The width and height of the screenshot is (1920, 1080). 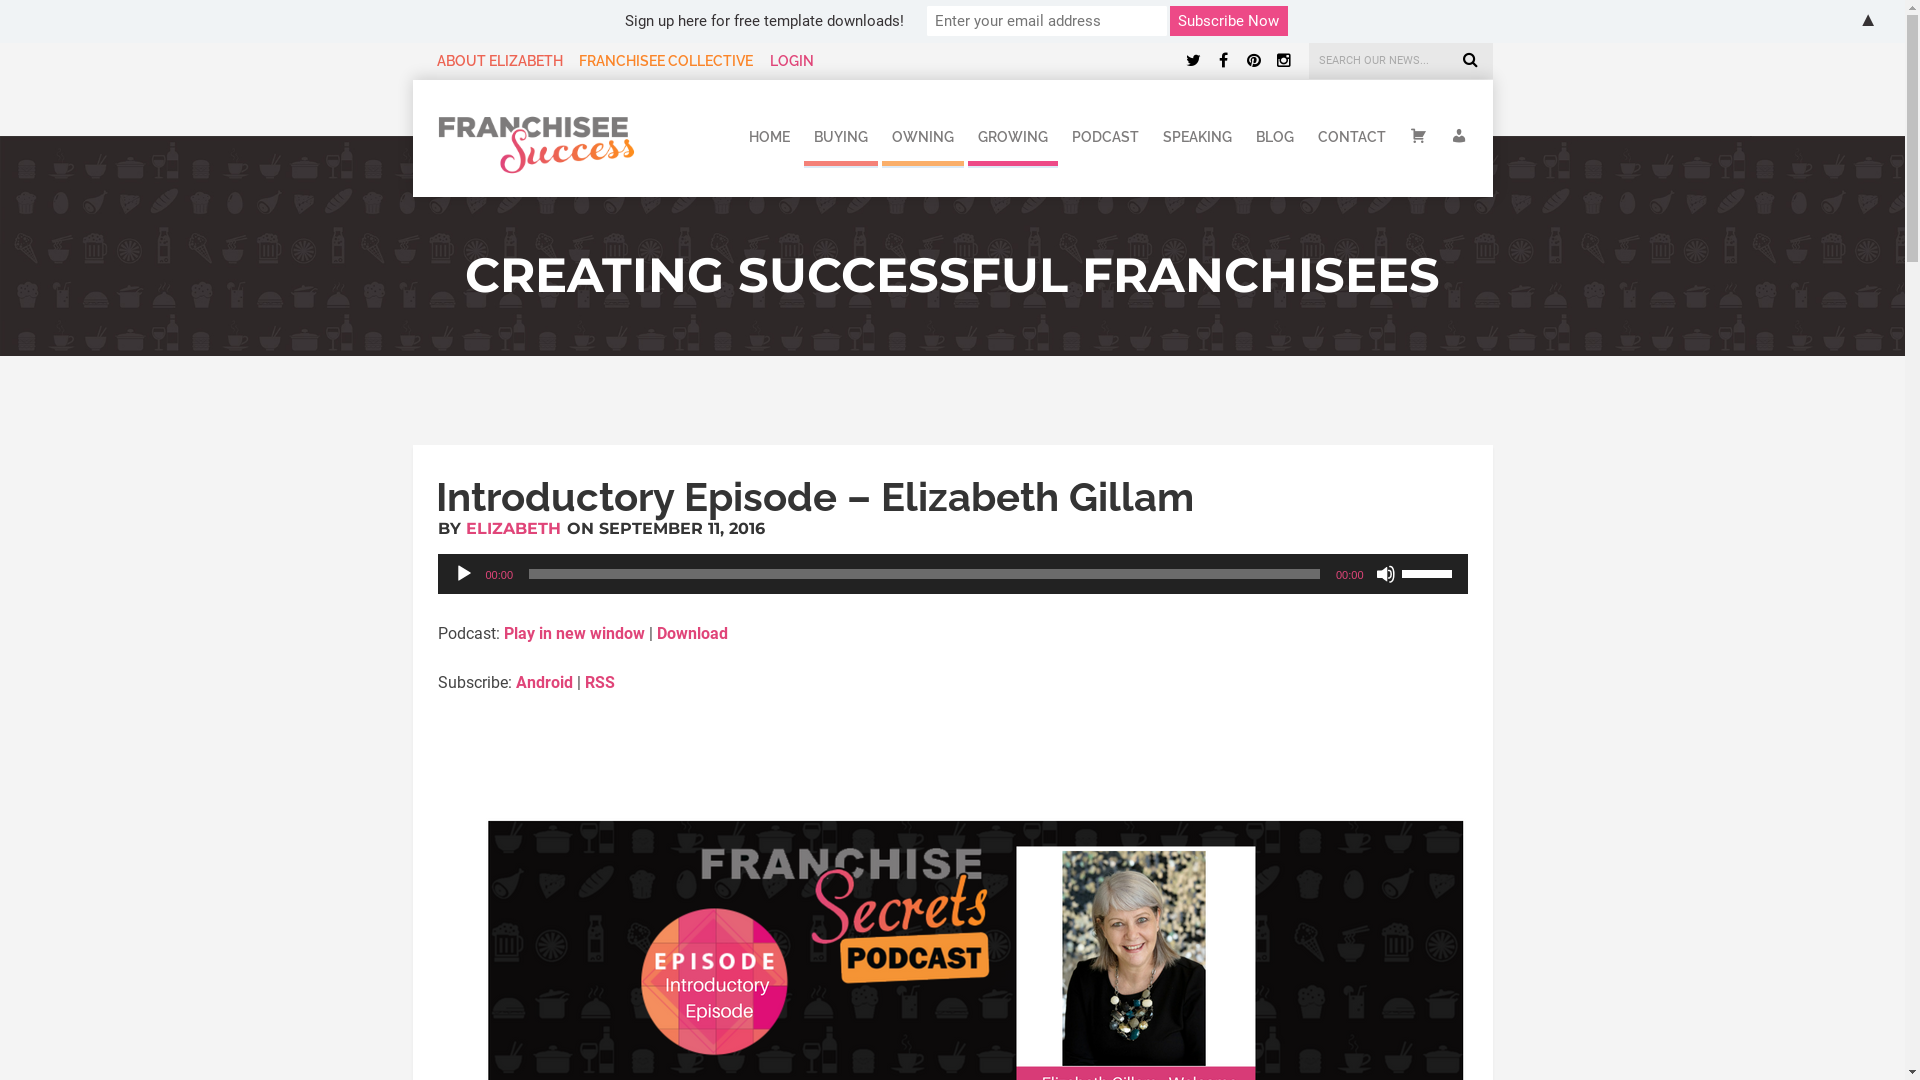 What do you see at coordinates (598, 681) in the screenshot?
I see `'RSS'` at bounding box center [598, 681].